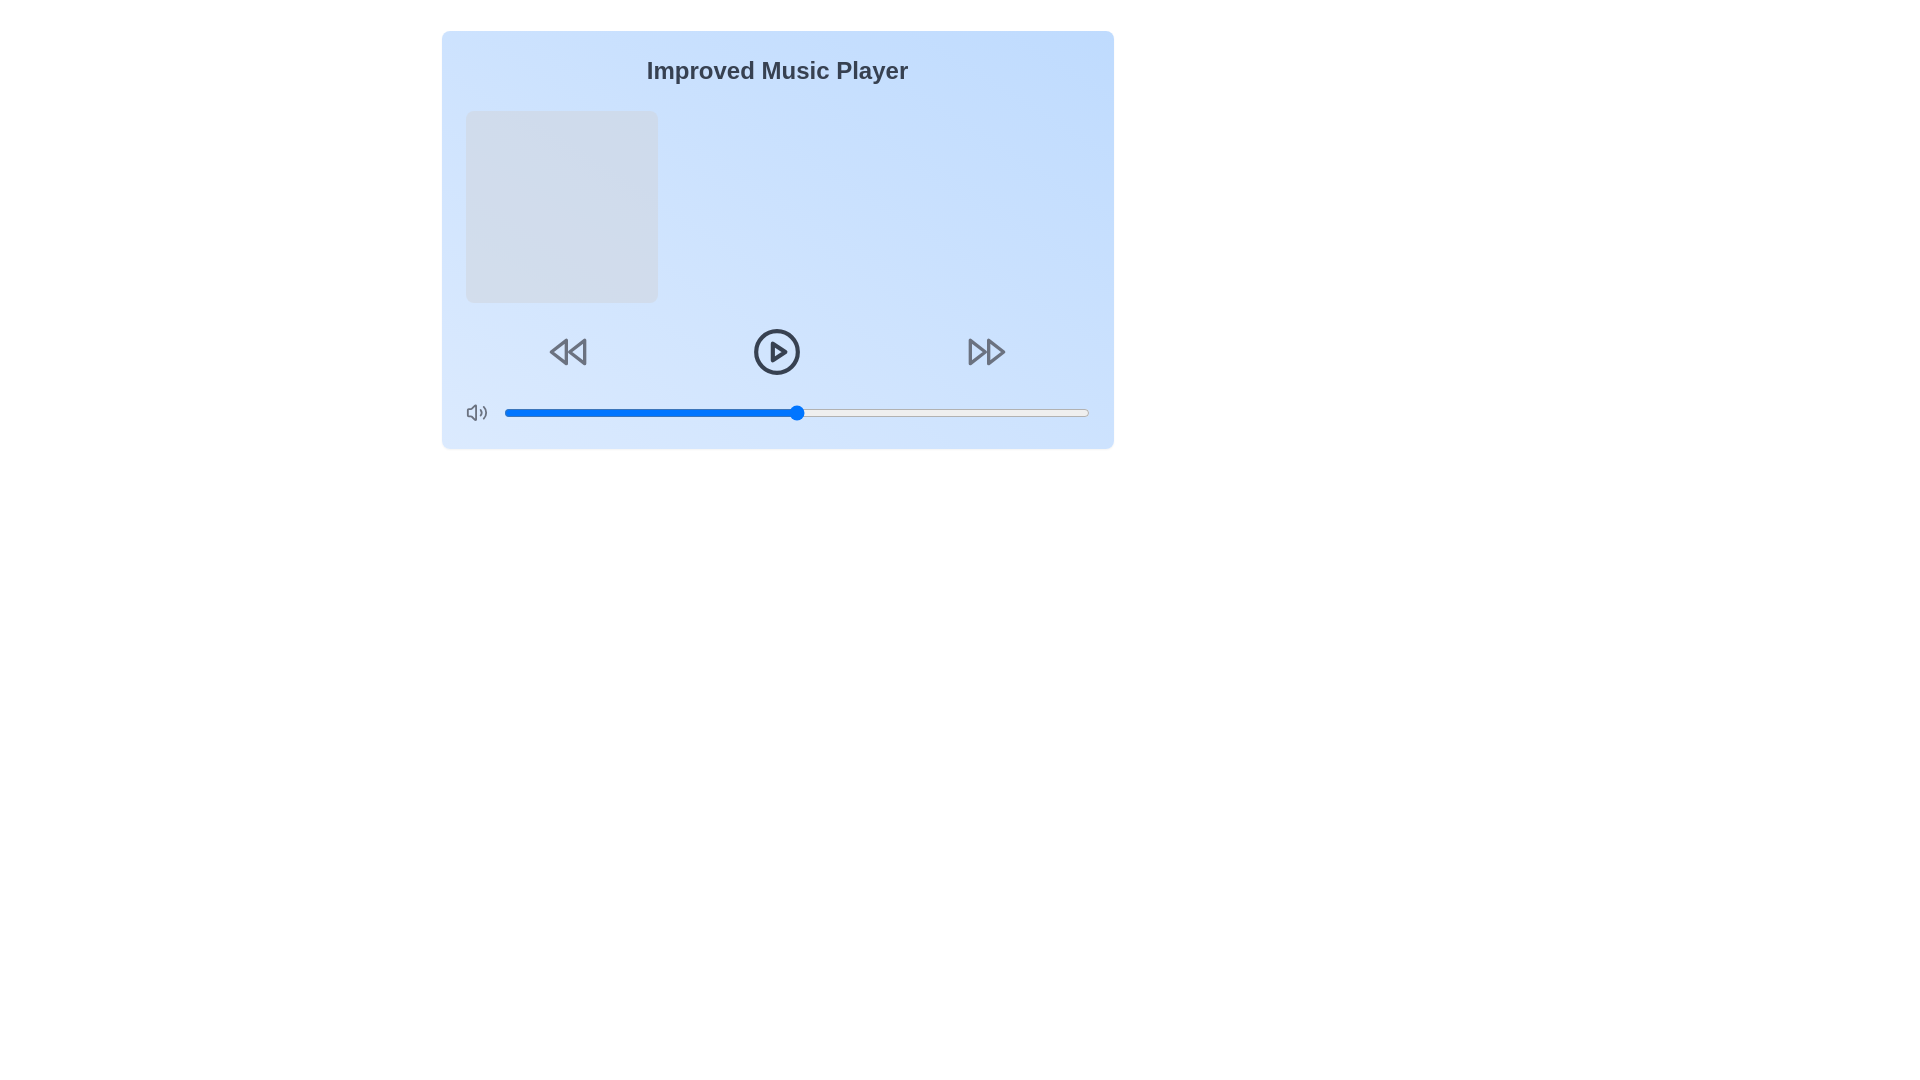 The height and width of the screenshot is (1080, 1920). Describe the element at coordinates (566, 350) in the screenshot. I see `the rewind button, which is the first control among three buttons in the blue music player interface` at that location.